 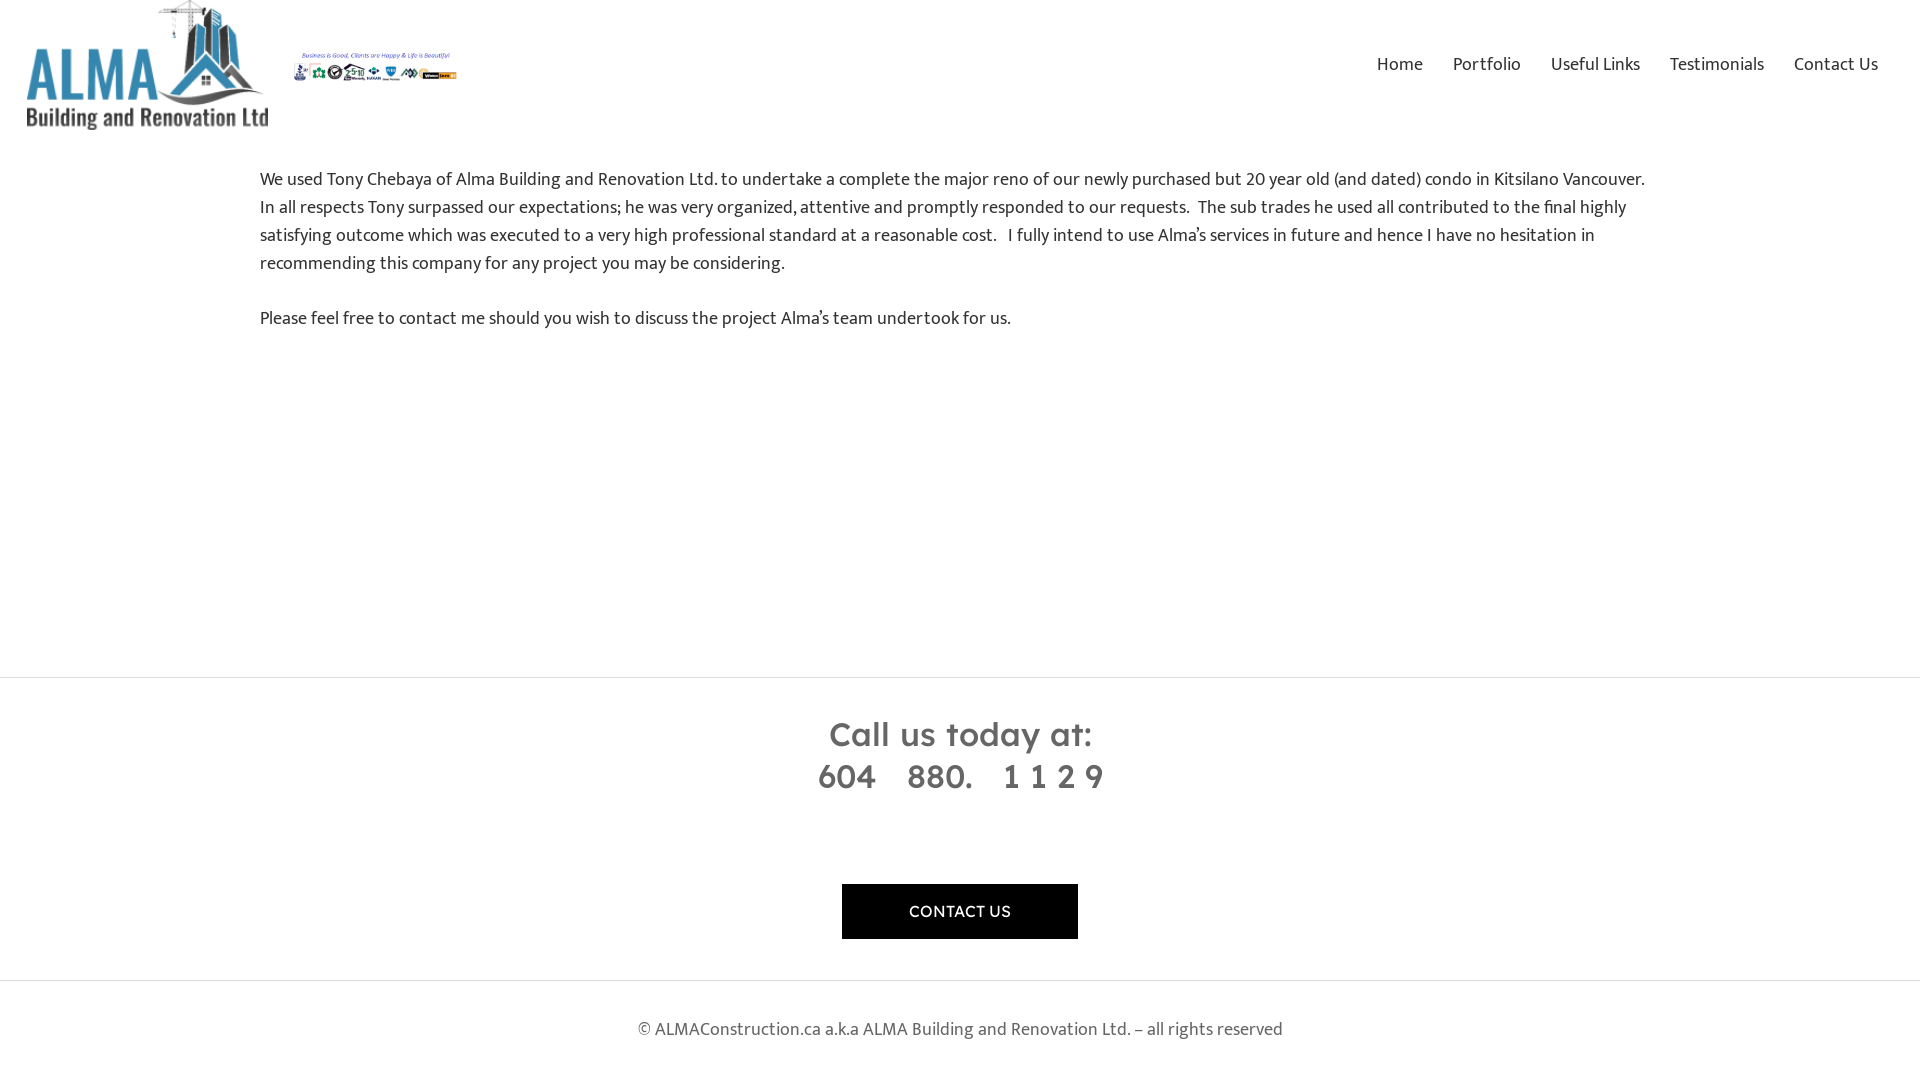 I want to click on 'Home', so click(x=1399, y=64).